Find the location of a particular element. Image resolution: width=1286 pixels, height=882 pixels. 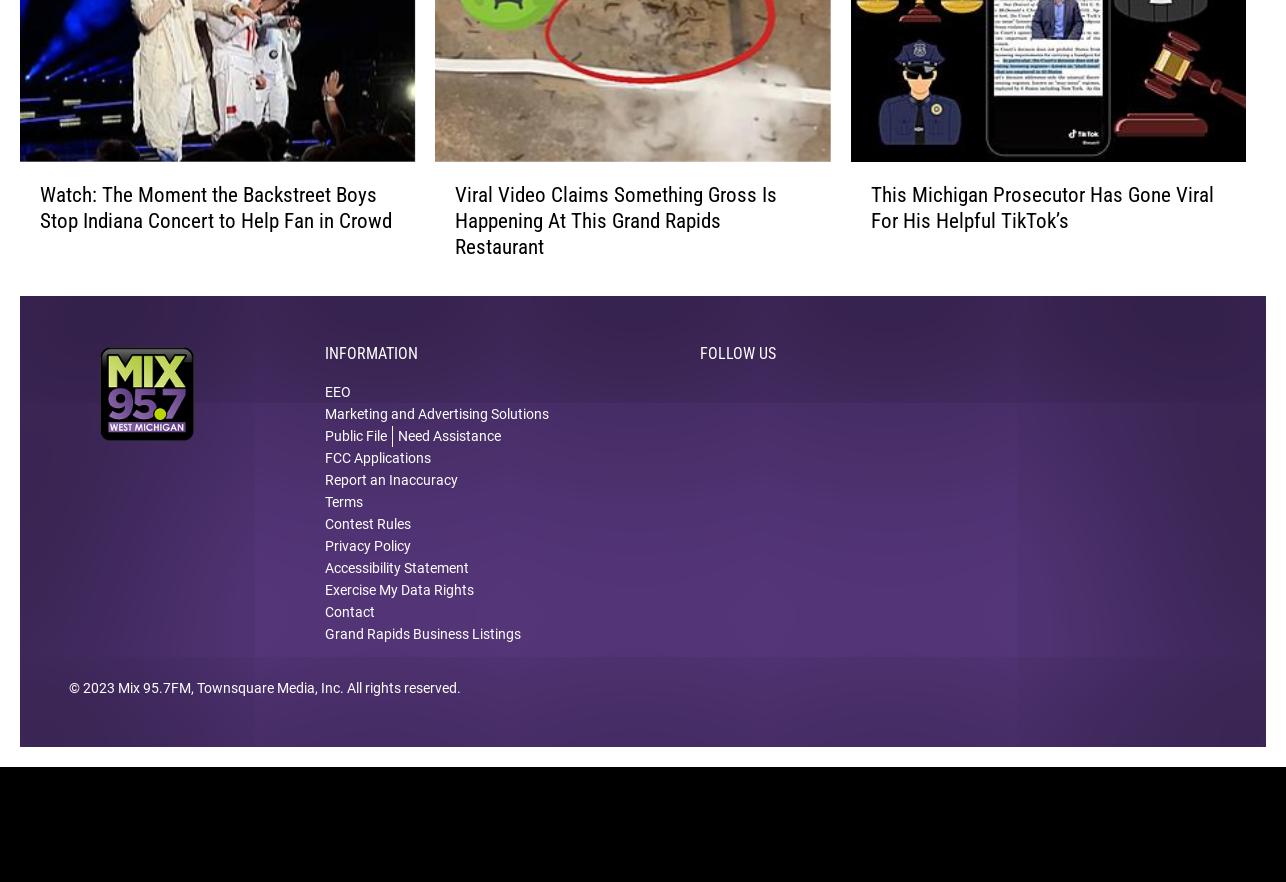

'Mix 95.7FM' is located at coordinates (154, 713).